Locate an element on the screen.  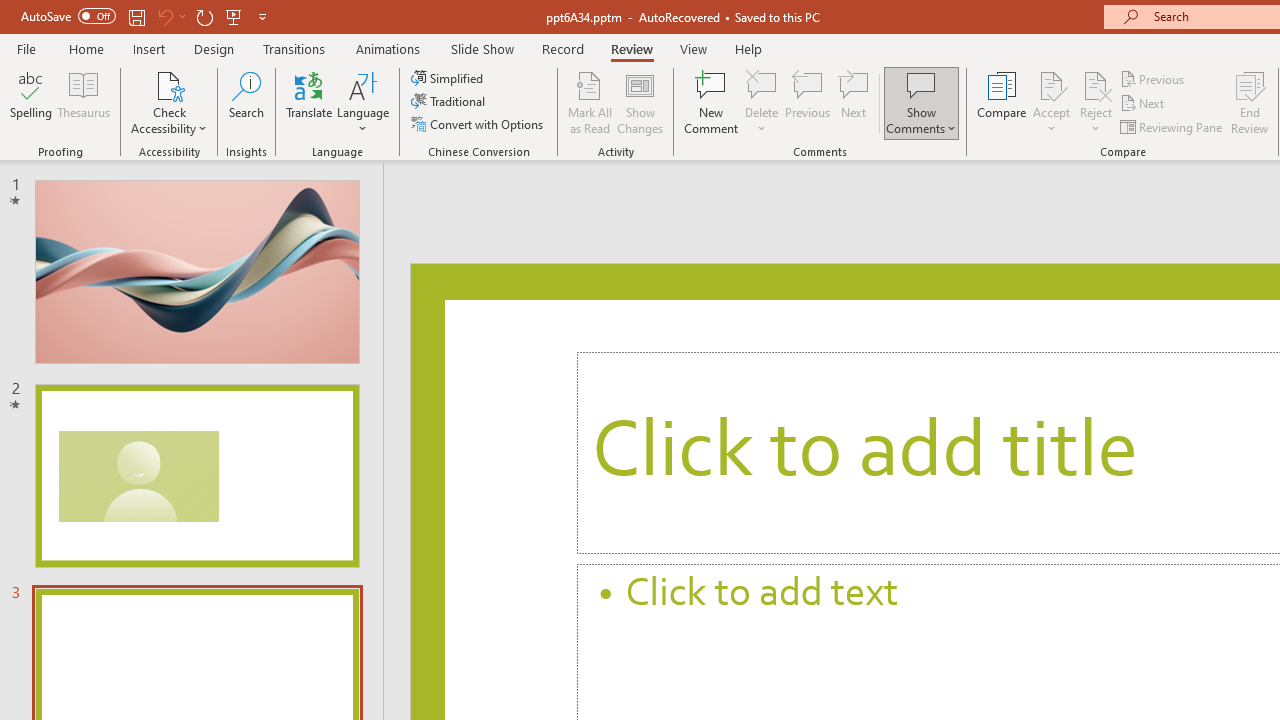
'Translate' is located at coordinates (308, 103).